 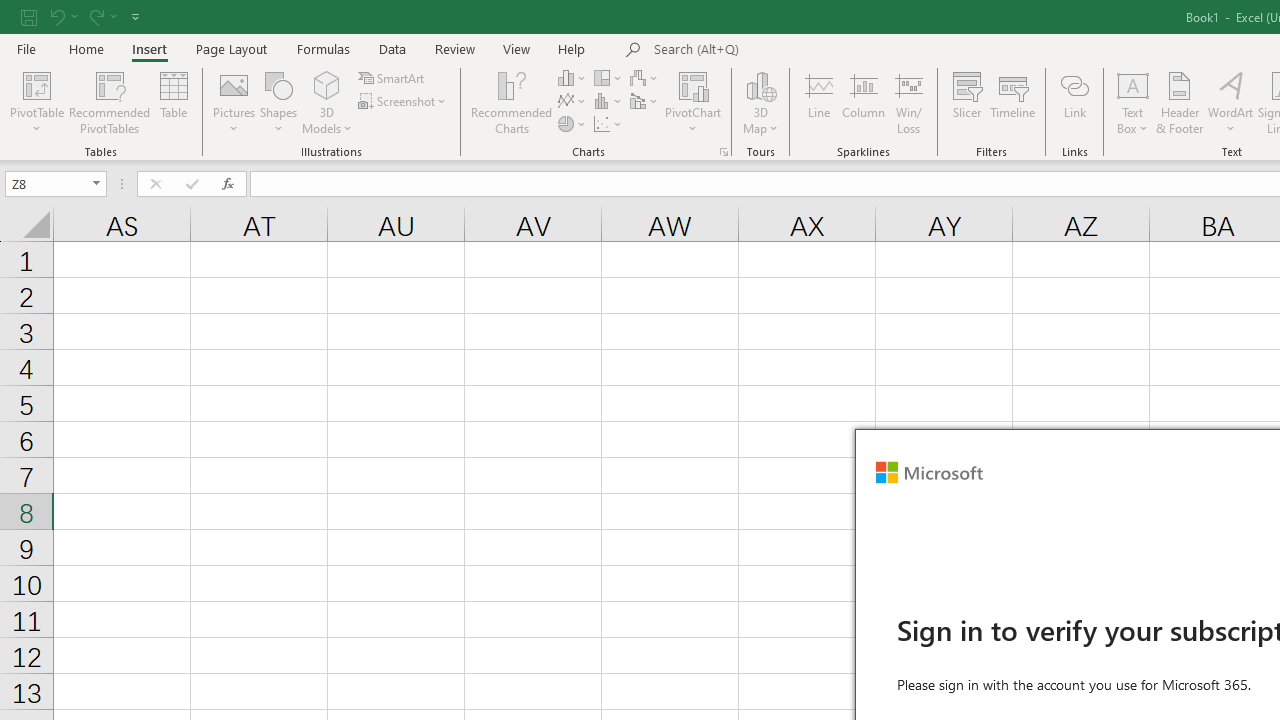 What do you see at coordinates (1013, 103) in the screenshot?
I see `'Timeline'` at bounding box center [1013, 103].